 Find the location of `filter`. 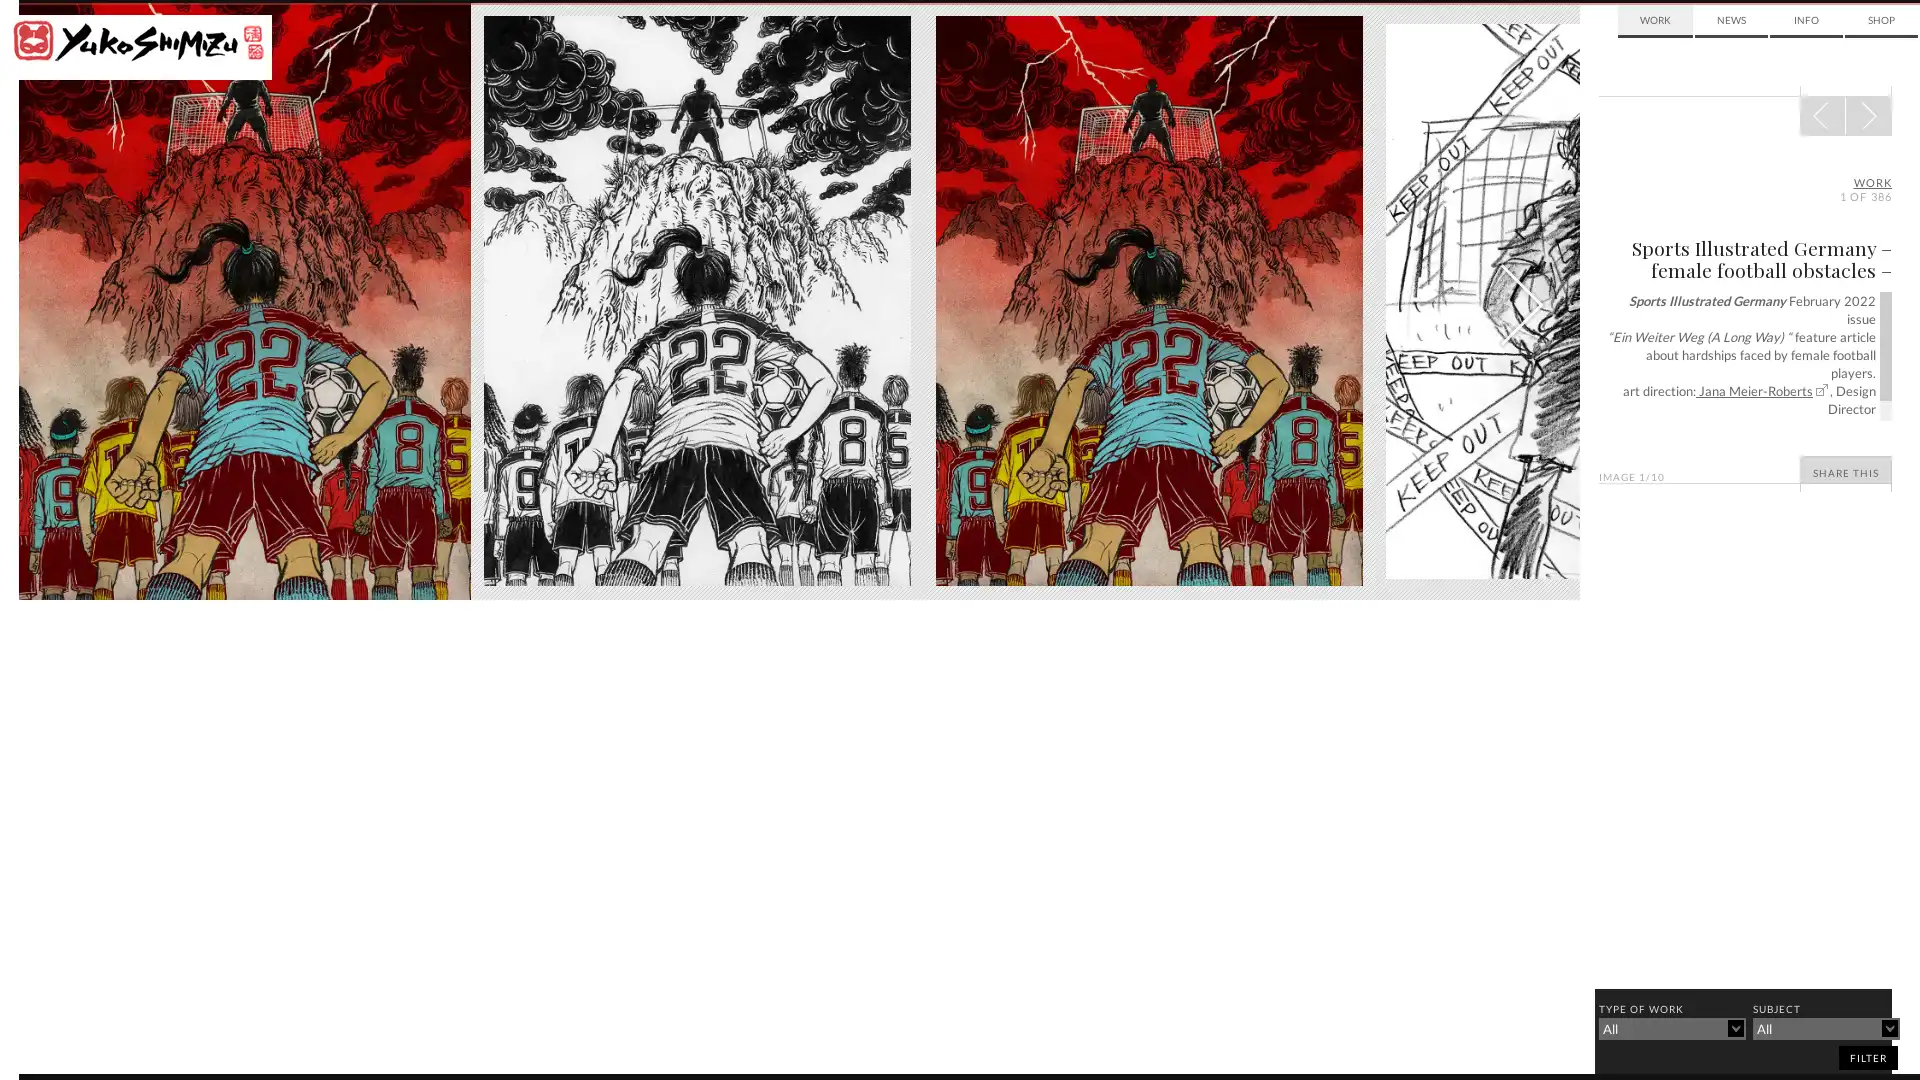

filter is located at coordinates (1867, 1055).